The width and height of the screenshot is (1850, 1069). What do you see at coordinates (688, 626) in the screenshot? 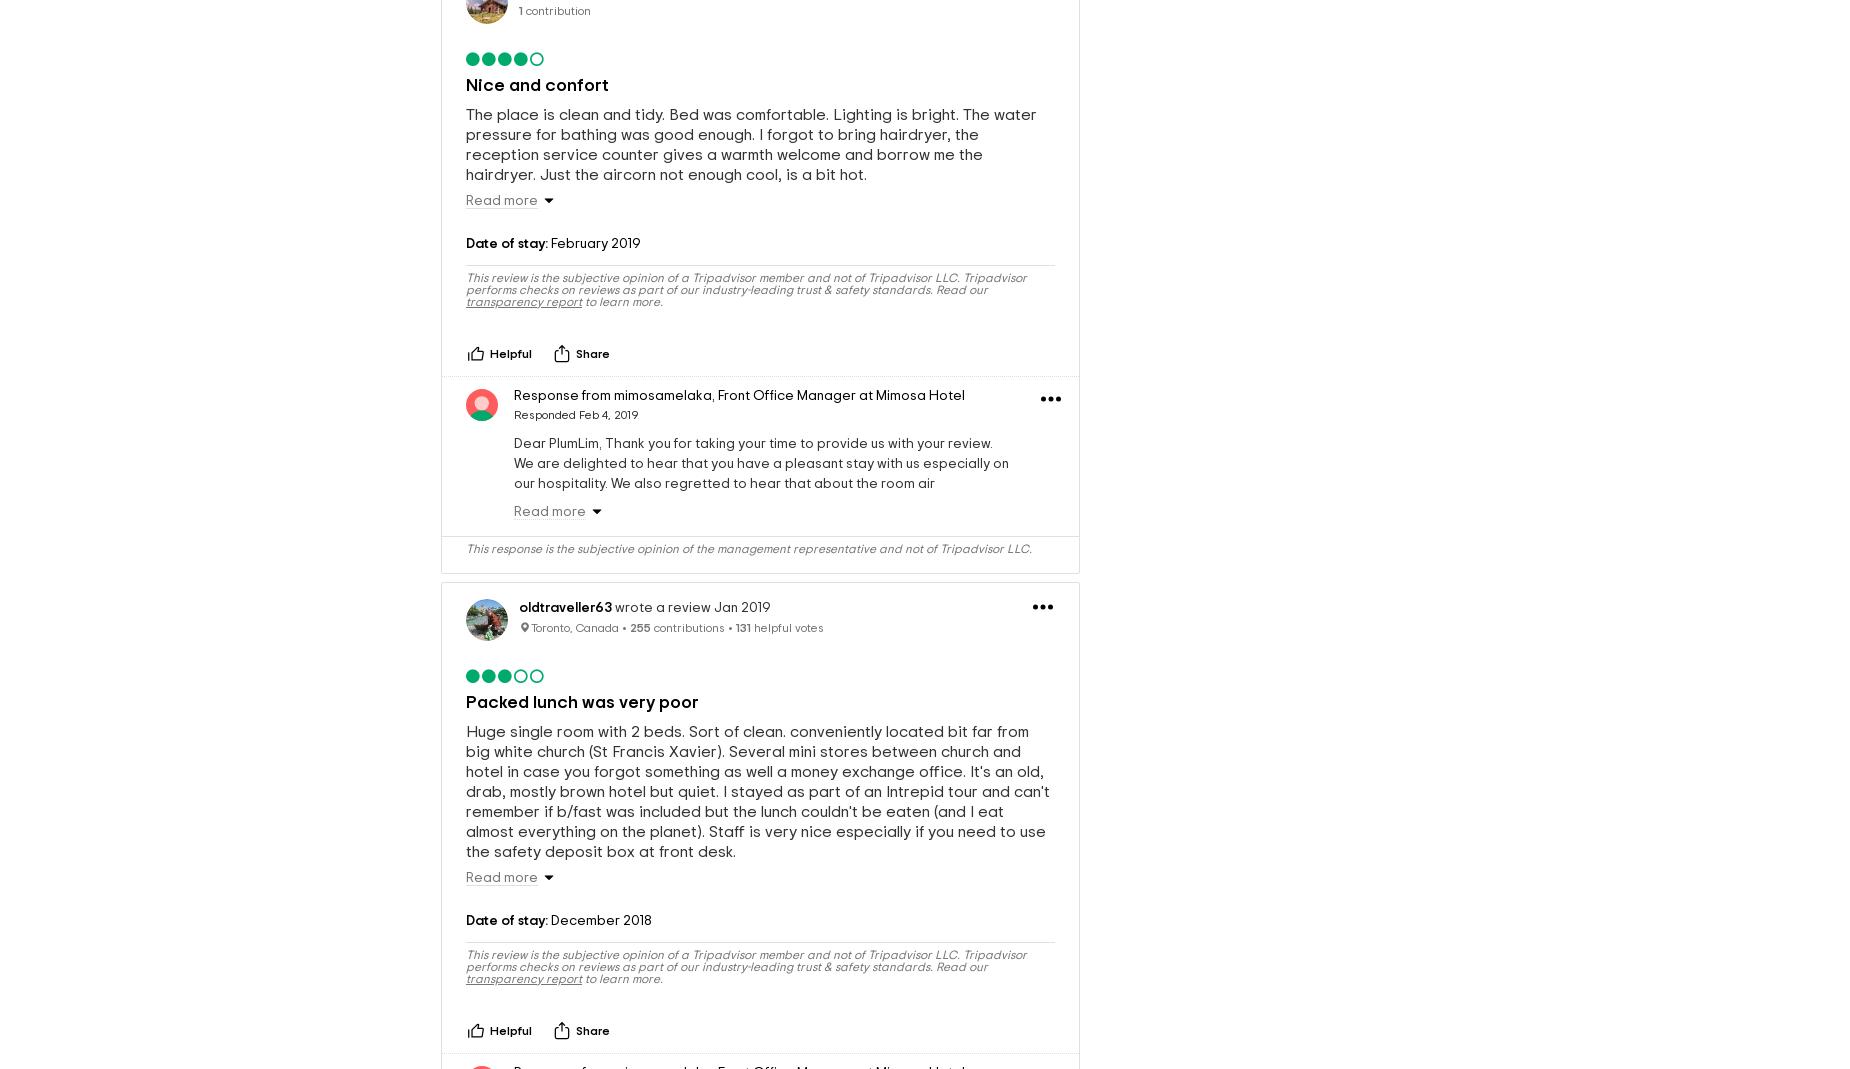
I see `'contributions'` at bounding box center [688, 626].